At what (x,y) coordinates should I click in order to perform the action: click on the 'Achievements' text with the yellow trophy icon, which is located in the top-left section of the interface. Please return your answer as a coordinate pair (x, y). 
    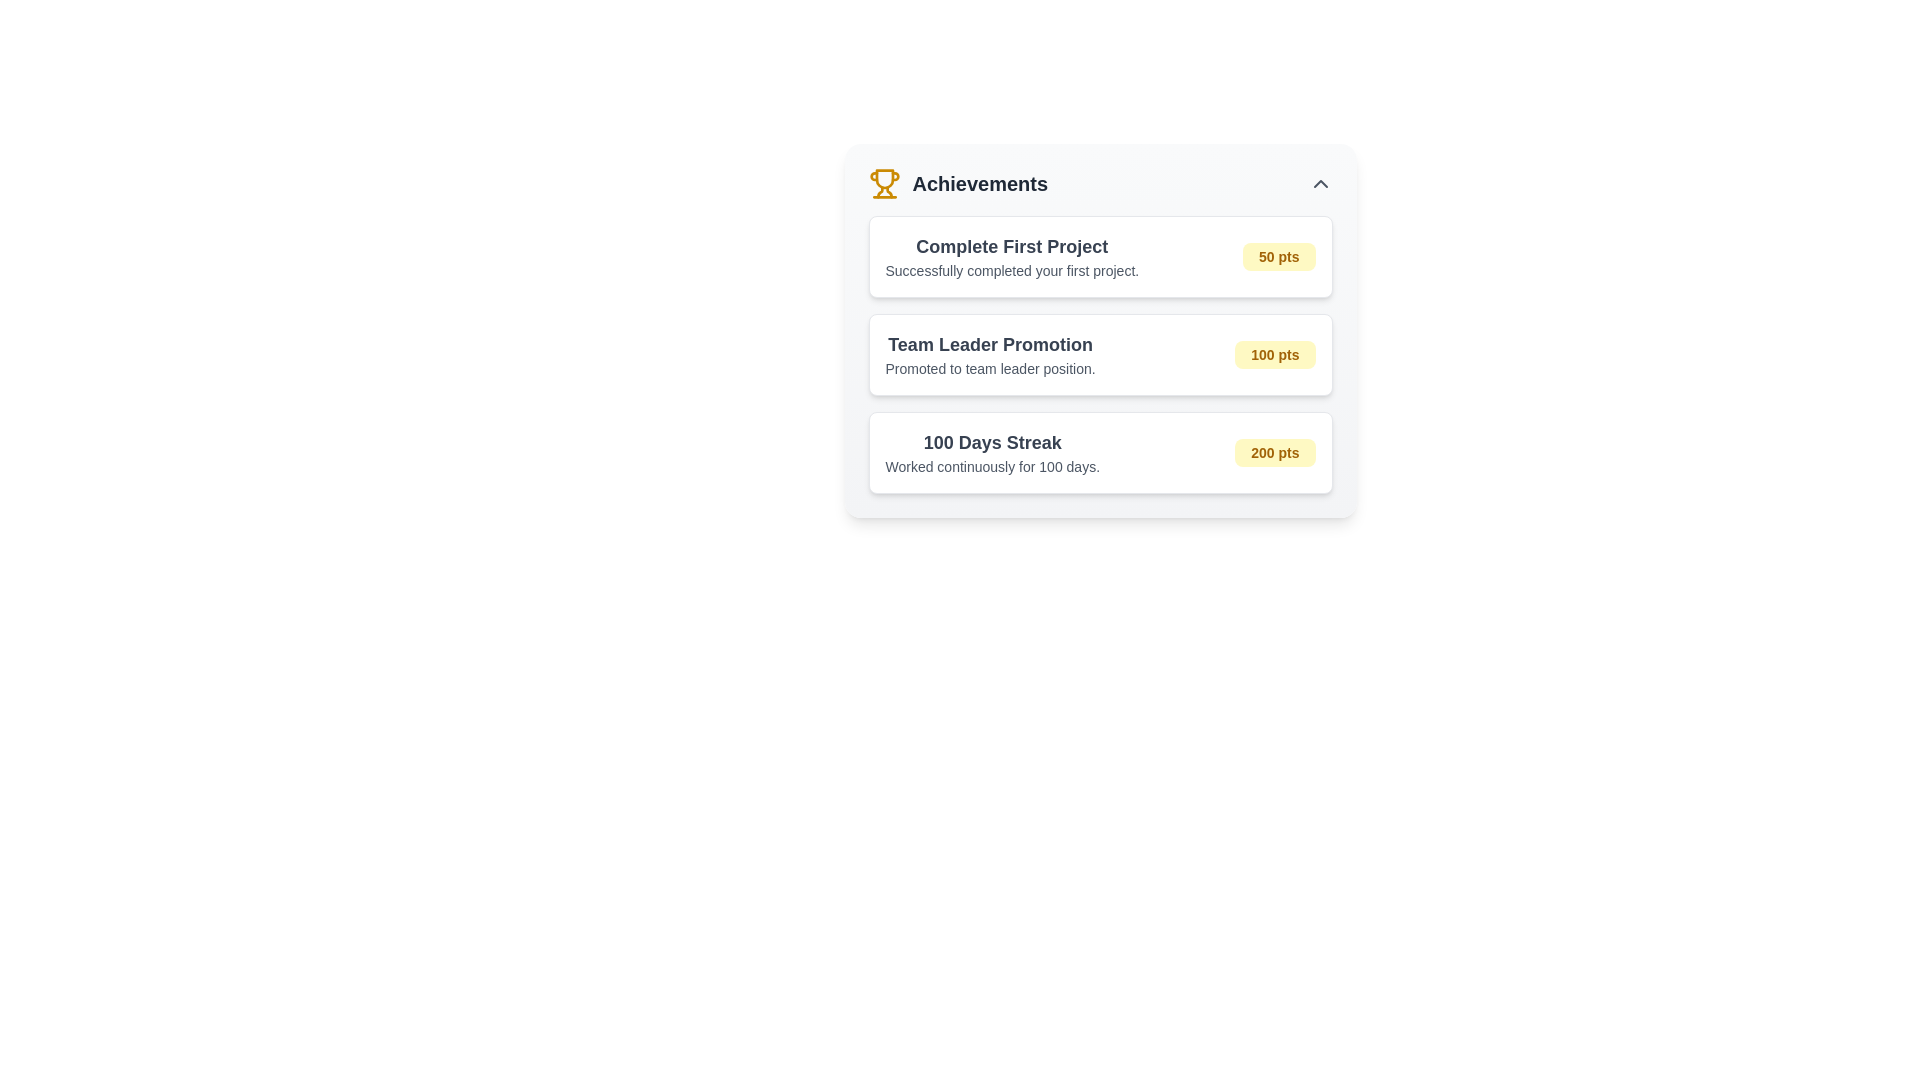
    Looking at the image, I should click on (957, 184).